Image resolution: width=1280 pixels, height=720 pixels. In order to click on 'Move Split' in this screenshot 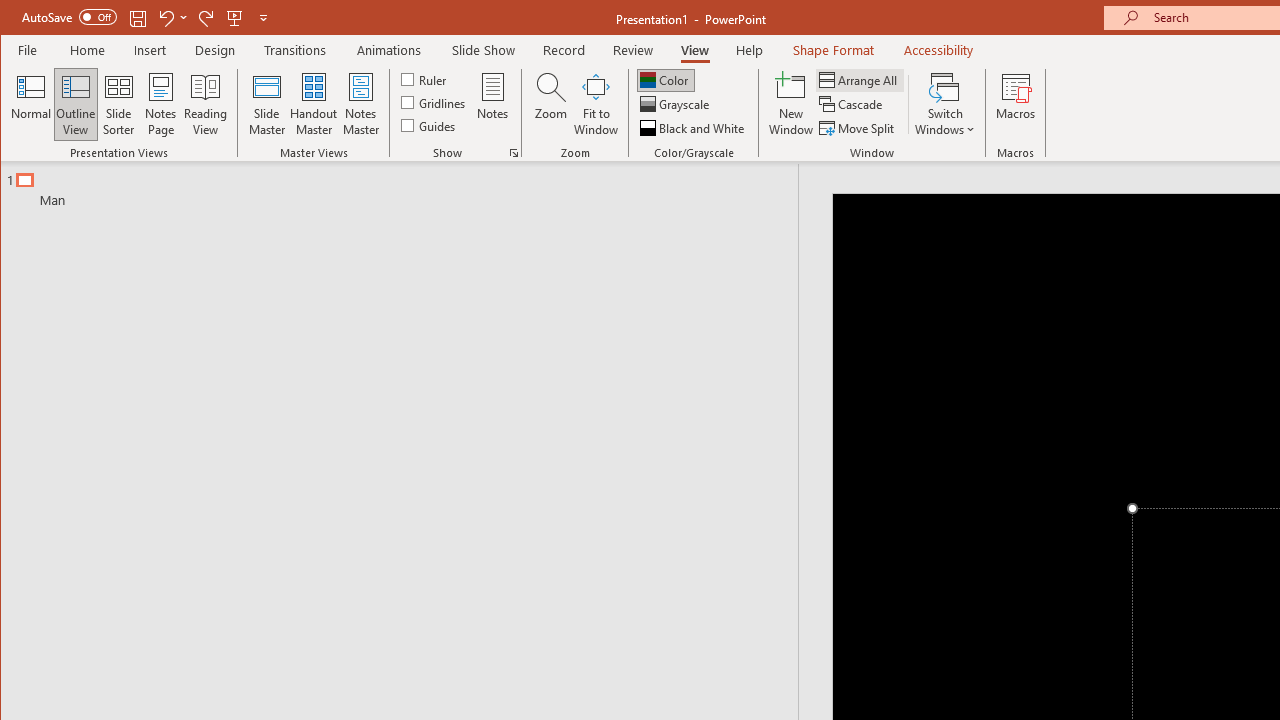, I will do `click(858, 128)`.